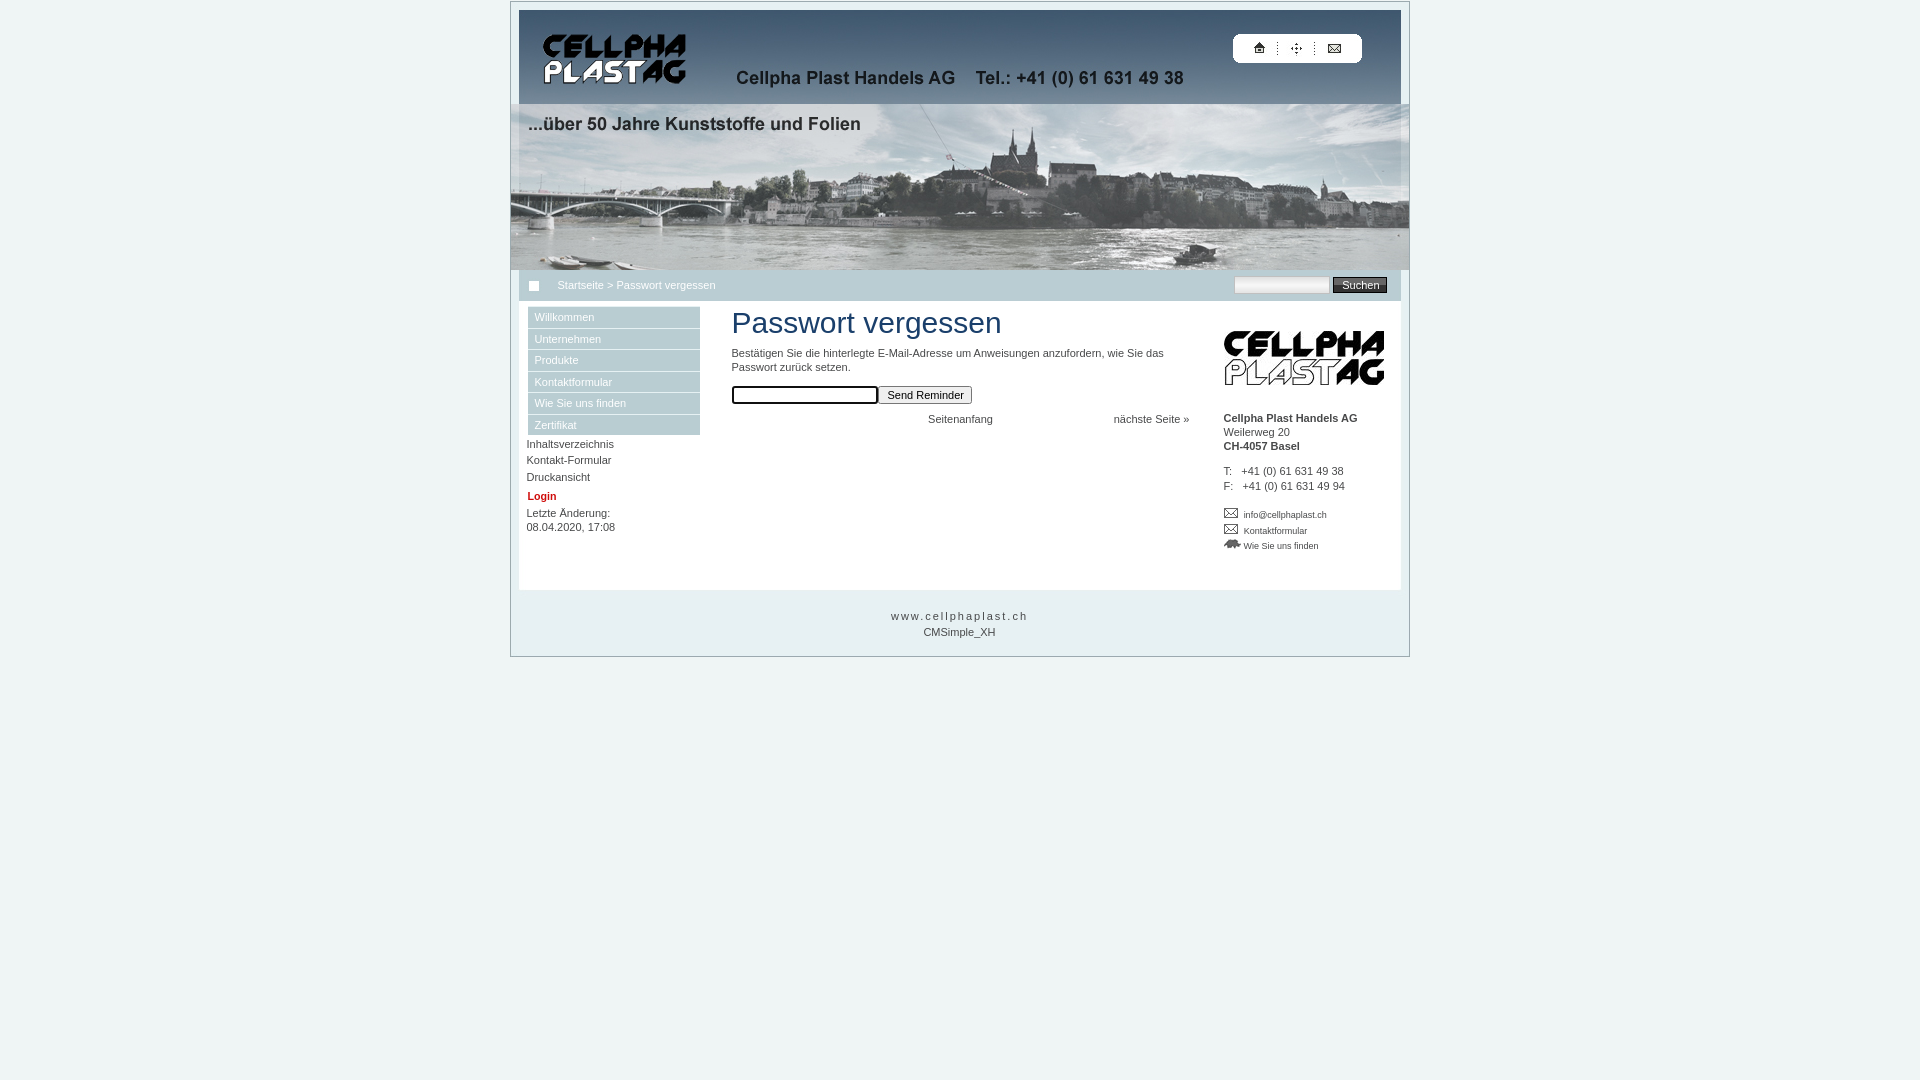 Image resolution: width=1920 pixels, height=1080 pixels. I want to click on 'Seitenanfang', so click(960, 418).